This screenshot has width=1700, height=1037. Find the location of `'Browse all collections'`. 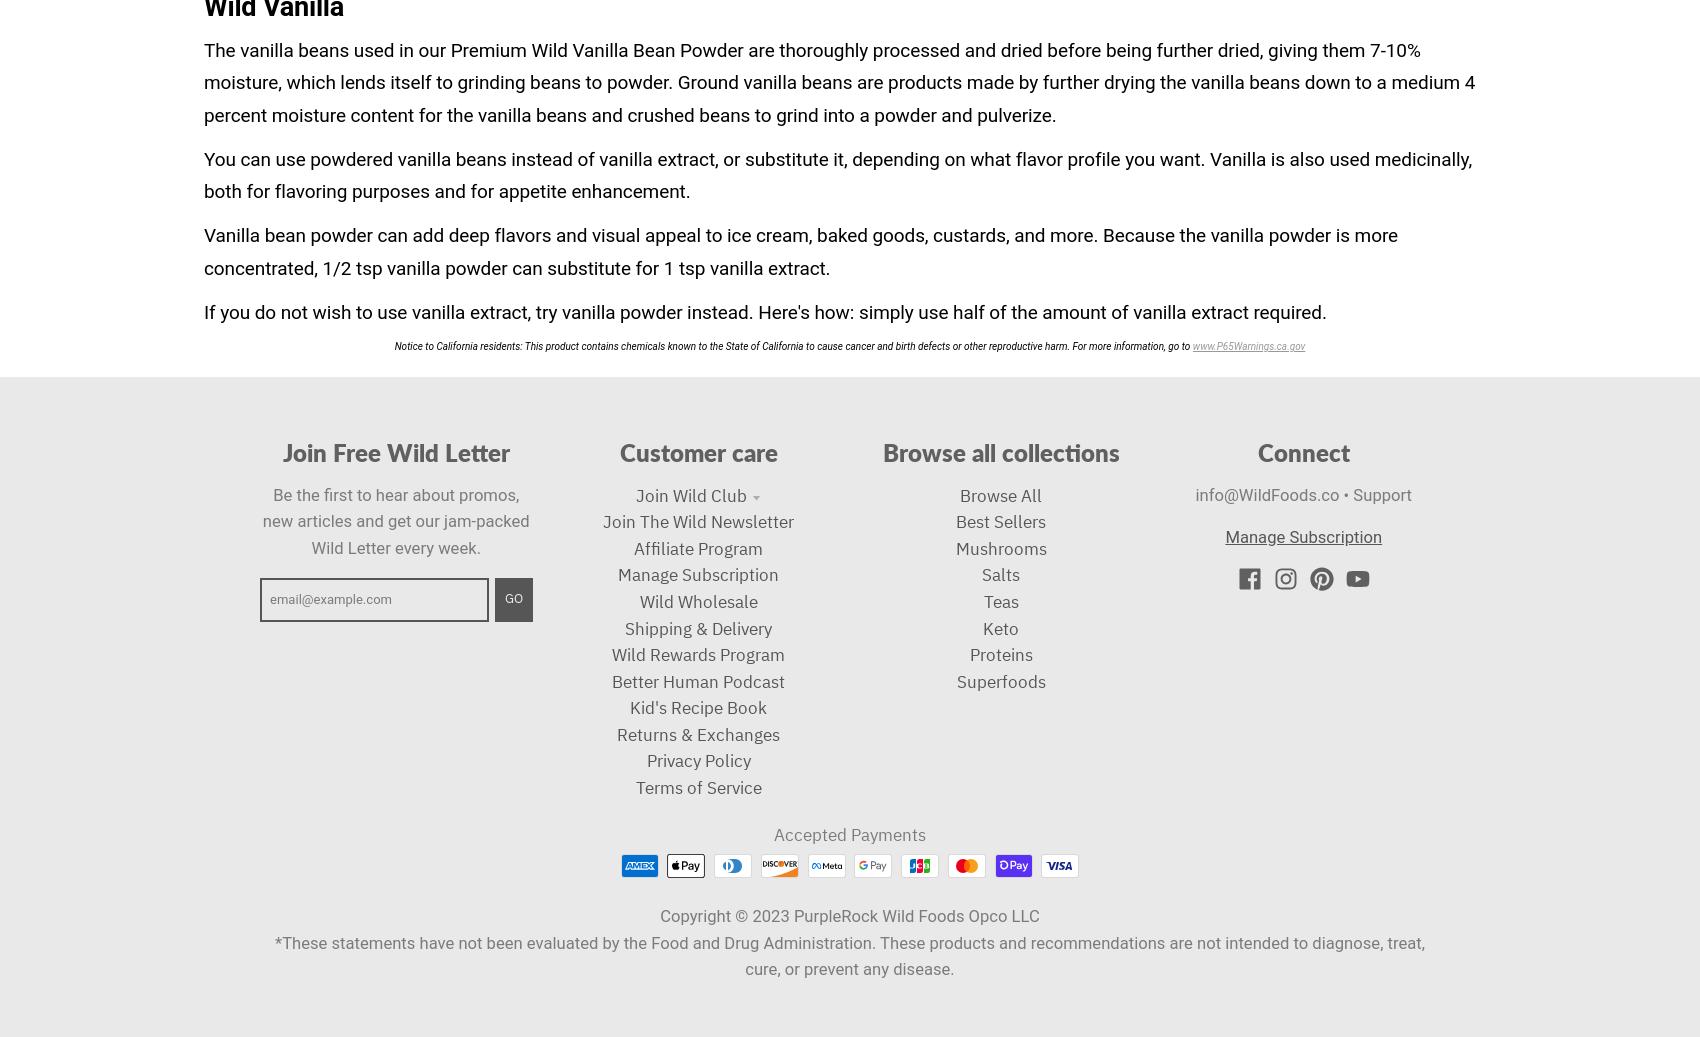

'Browse all collections' is located at coordinates (999, 451).